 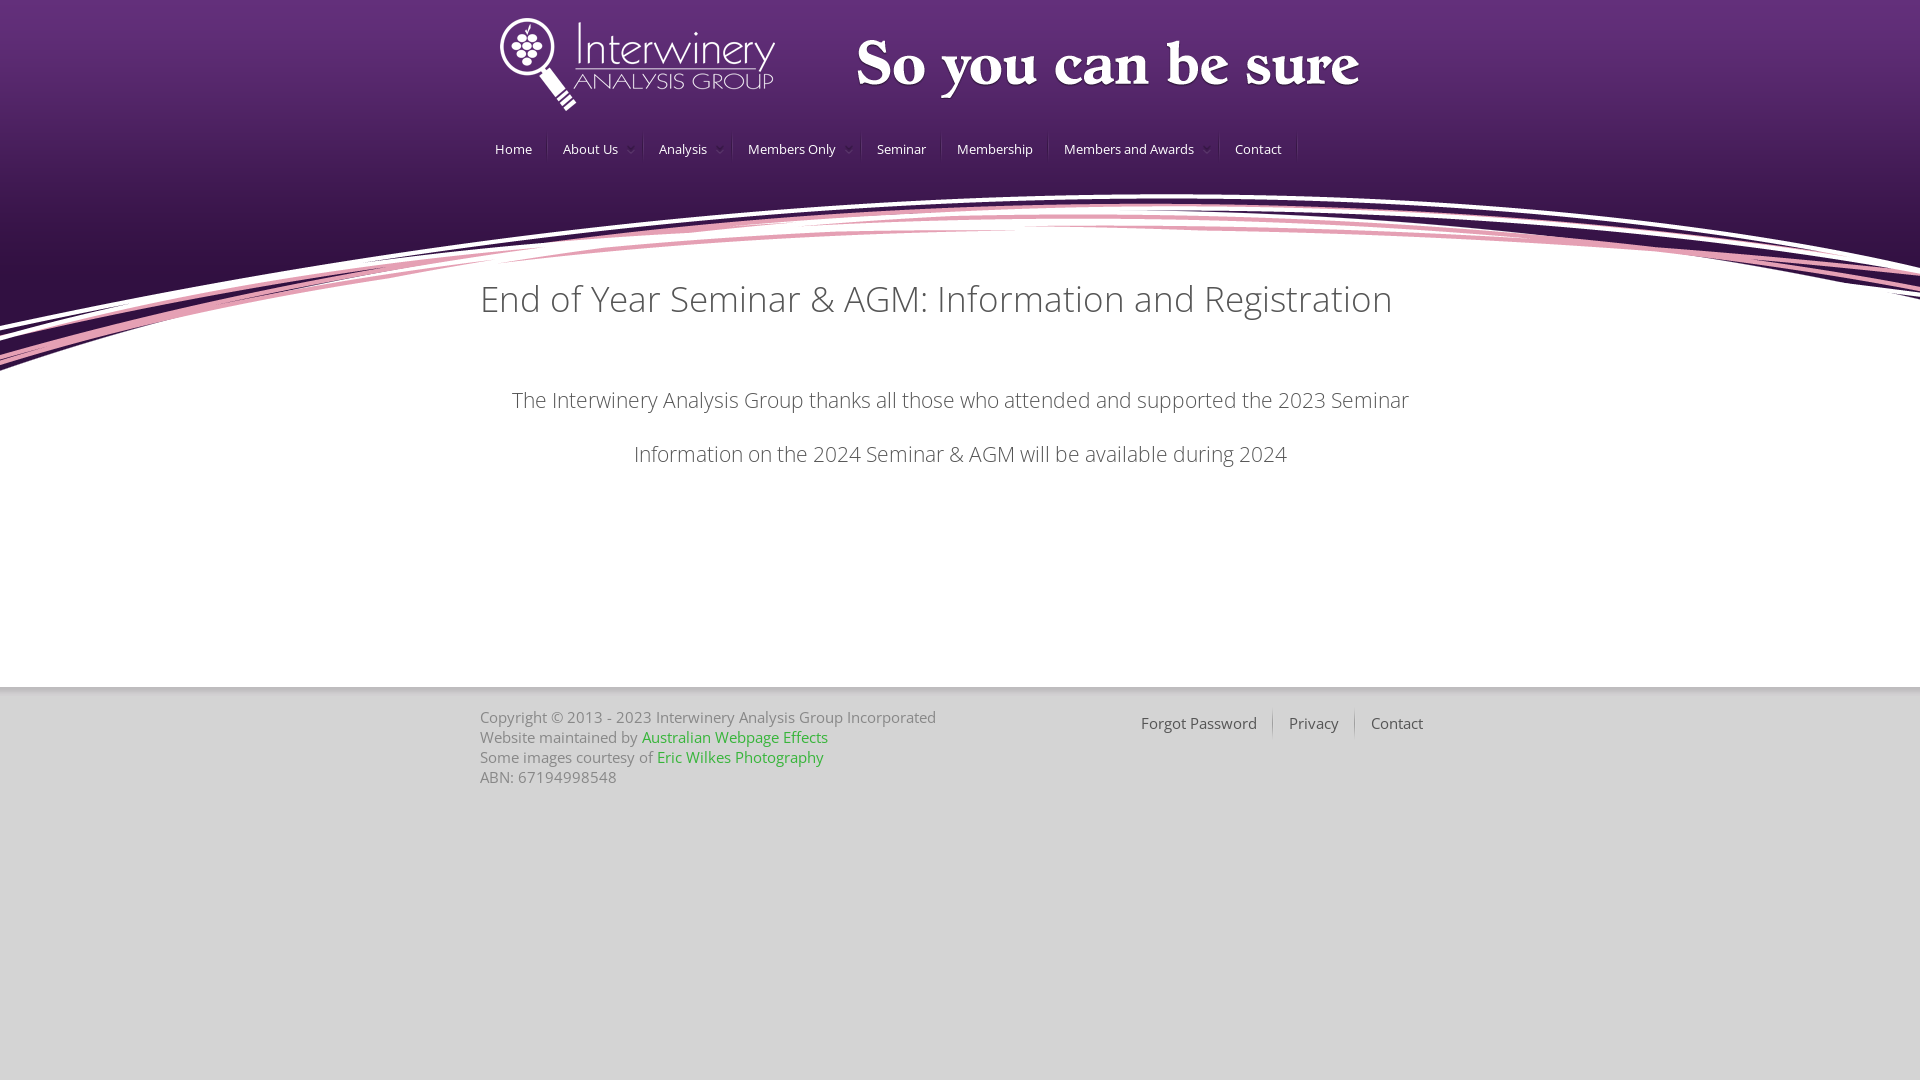 I want to click on 'Privacy', so click(x=1315, y=723).